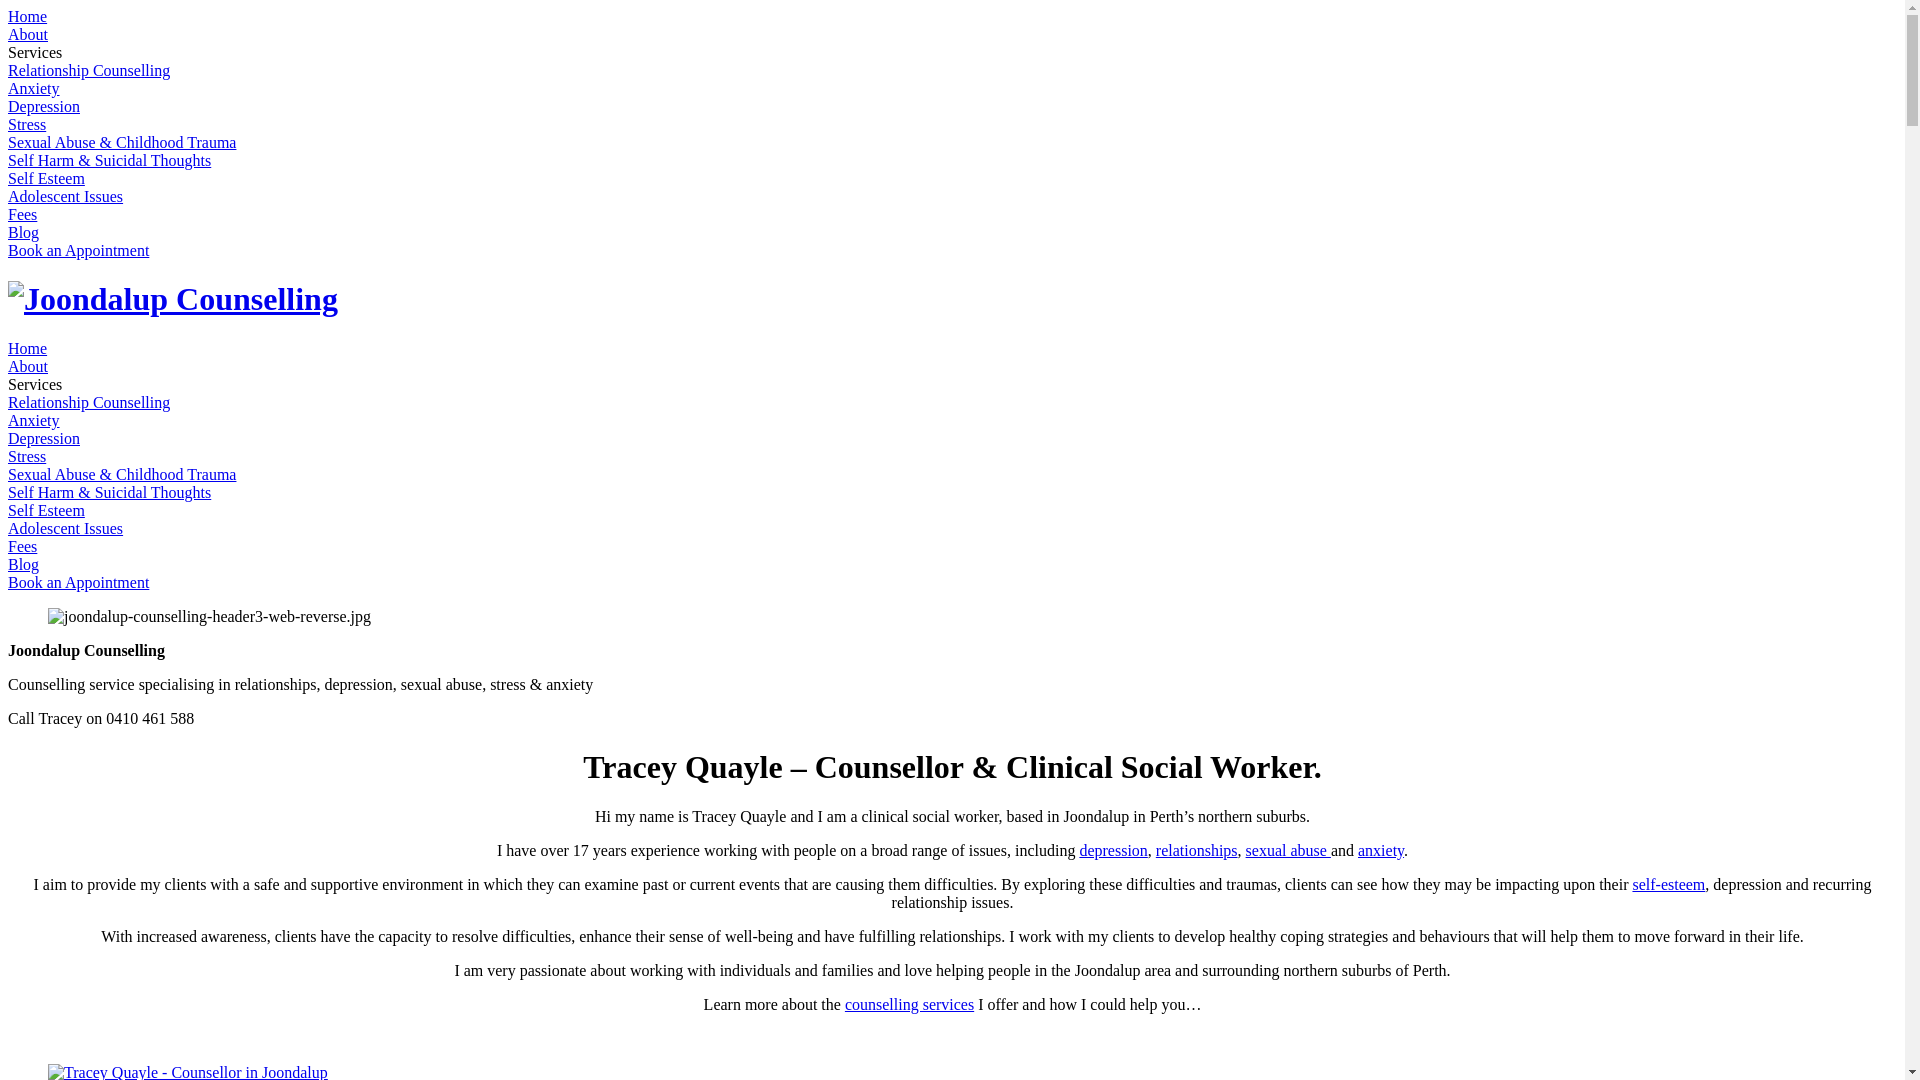 The height and width of the screenshot is (1080, 1920). I want to click on 'Blog', so click(23, 231).